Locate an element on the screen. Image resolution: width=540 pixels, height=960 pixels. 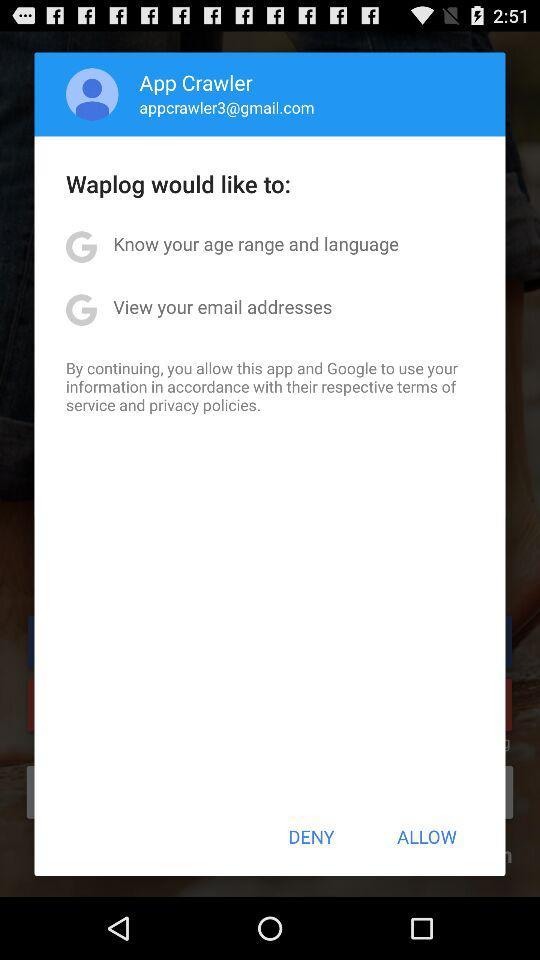
the app crawler item is located at coordinates (196, 82).